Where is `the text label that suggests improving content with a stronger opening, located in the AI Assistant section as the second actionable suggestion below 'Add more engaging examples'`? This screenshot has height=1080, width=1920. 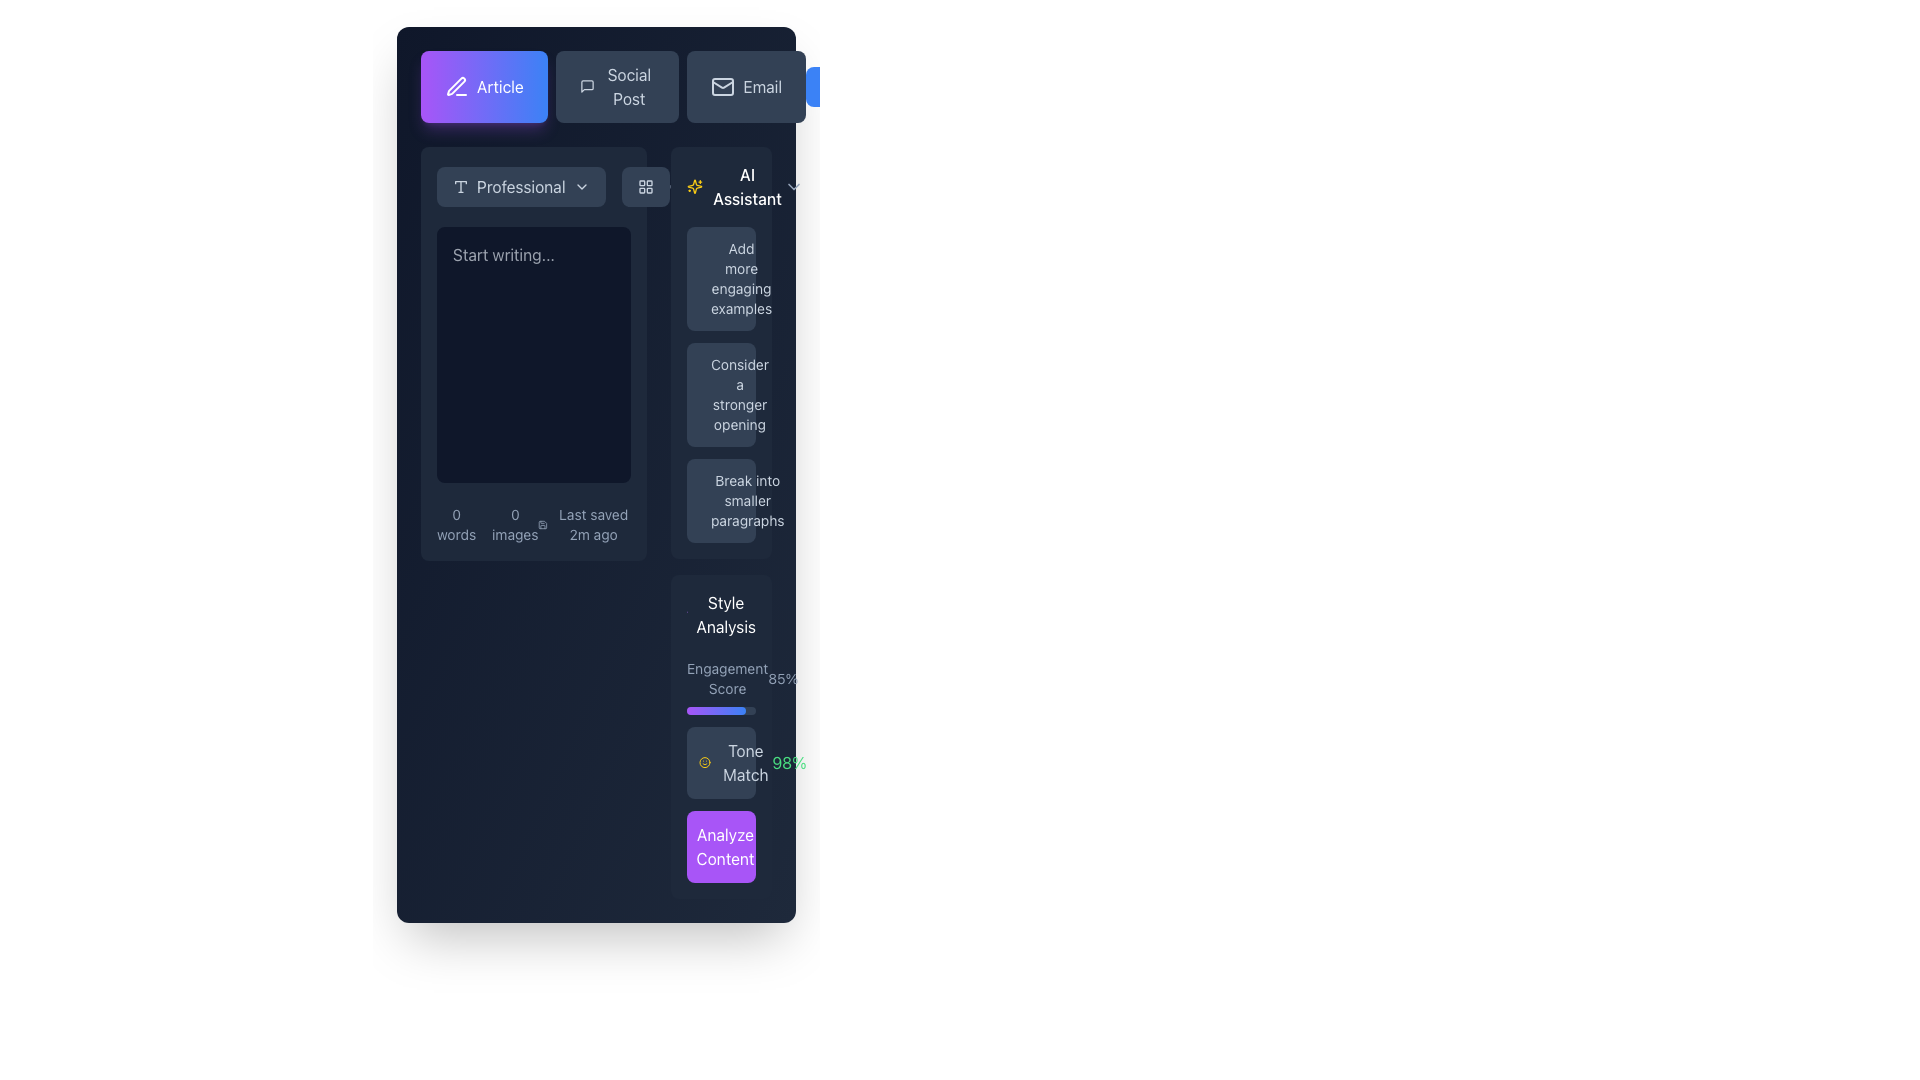
the text label that suggests improving content with a stronger opening, located in the AI Assistant section as the second actionable suggestion below 'Add more engaging examples' is located at coordinates (738, 394).